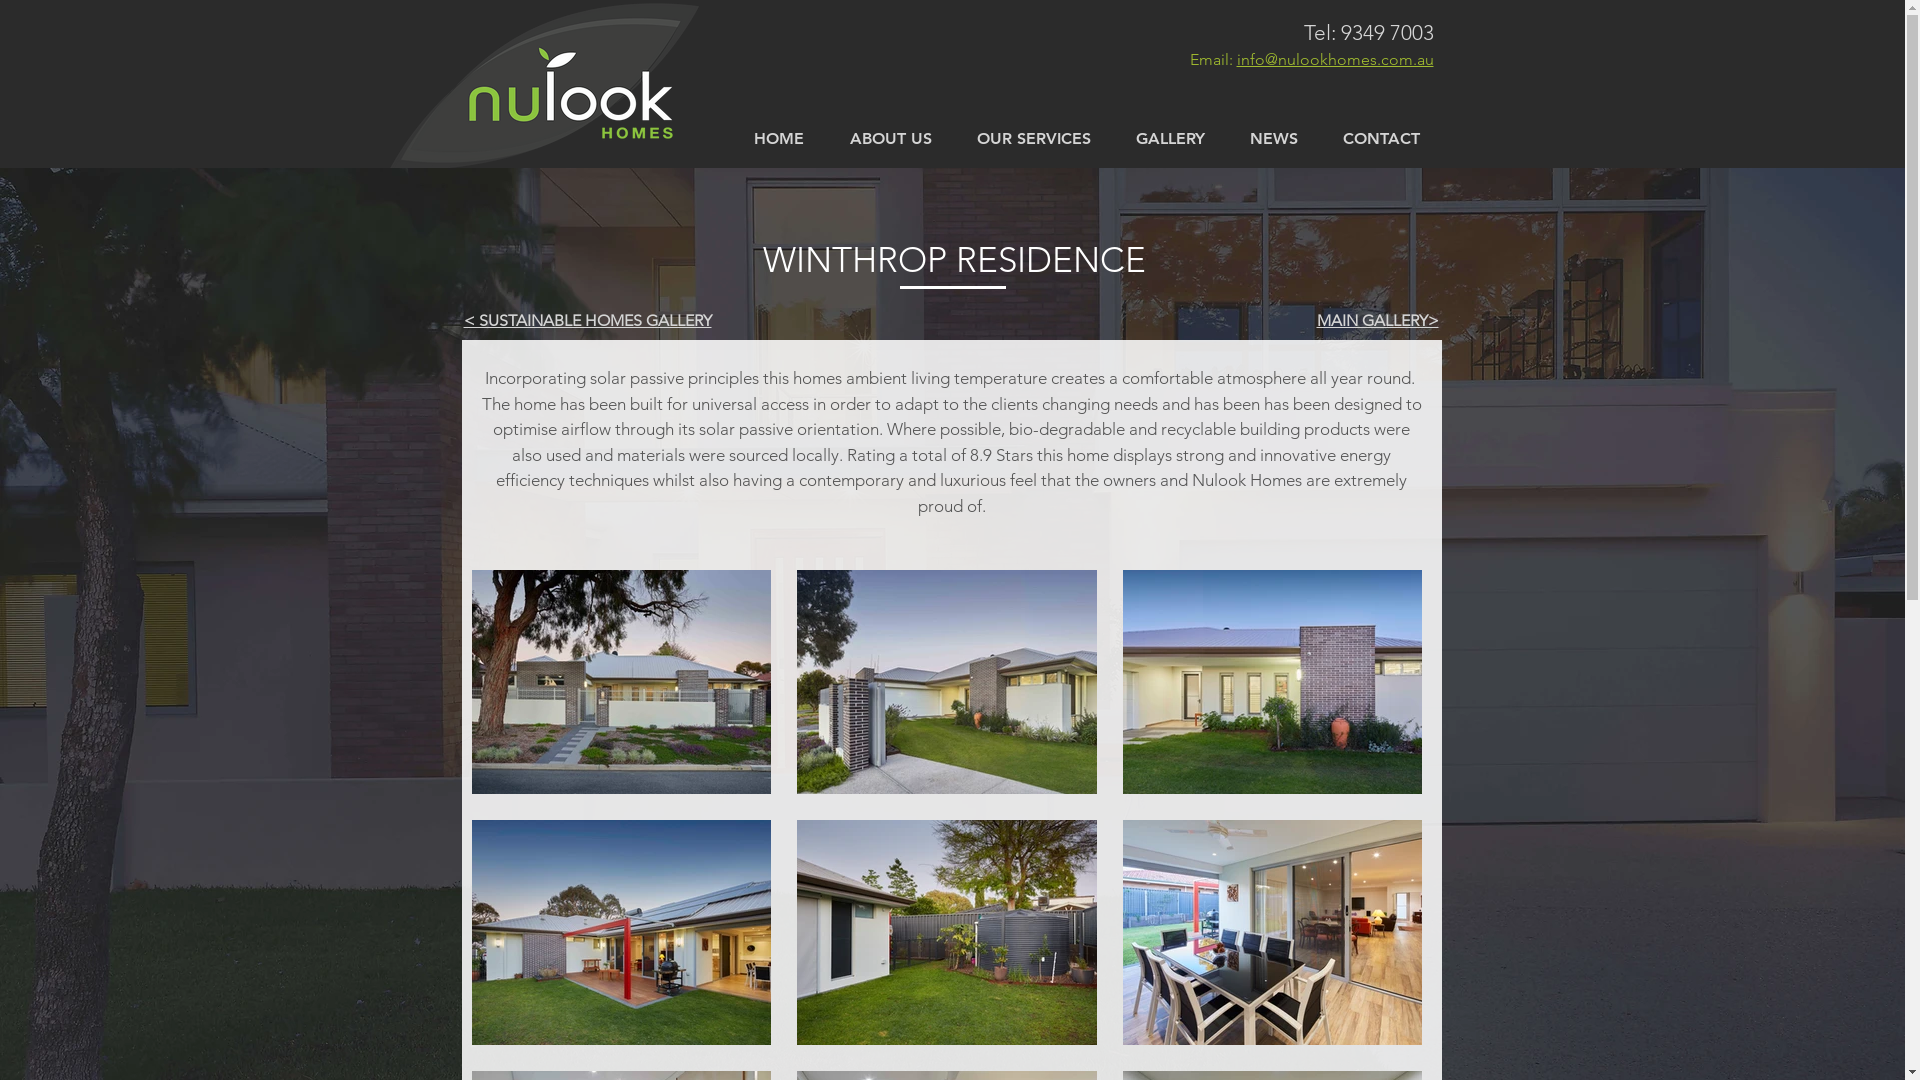 This screenshot has width=1920, height=1080. What do you see at coordinates (728, 137) in the screenshot?
I see `'HOME'` at bounding box center [728, 137].